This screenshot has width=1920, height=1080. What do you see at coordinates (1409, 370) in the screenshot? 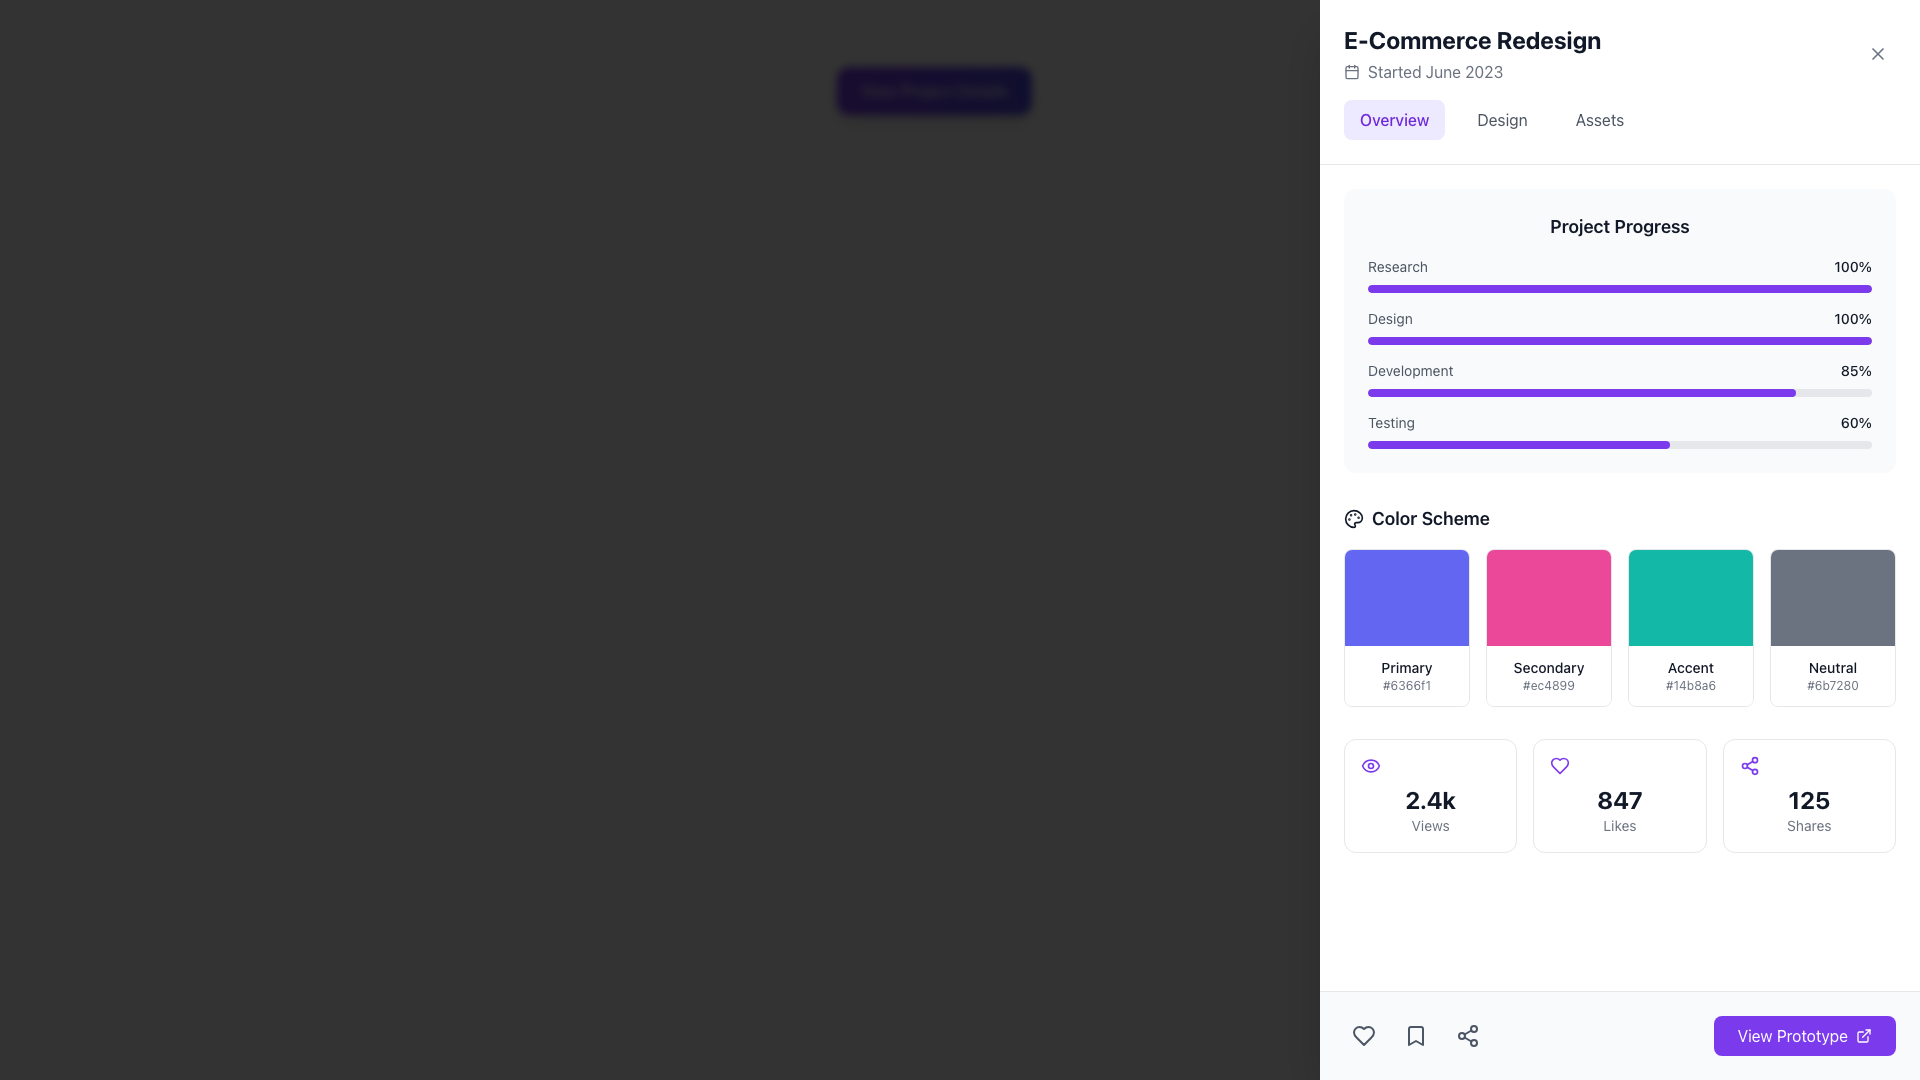
I see `the 'Development' text label styled in a small, gray font within the project progress section` at bounding box center [1409, 370].